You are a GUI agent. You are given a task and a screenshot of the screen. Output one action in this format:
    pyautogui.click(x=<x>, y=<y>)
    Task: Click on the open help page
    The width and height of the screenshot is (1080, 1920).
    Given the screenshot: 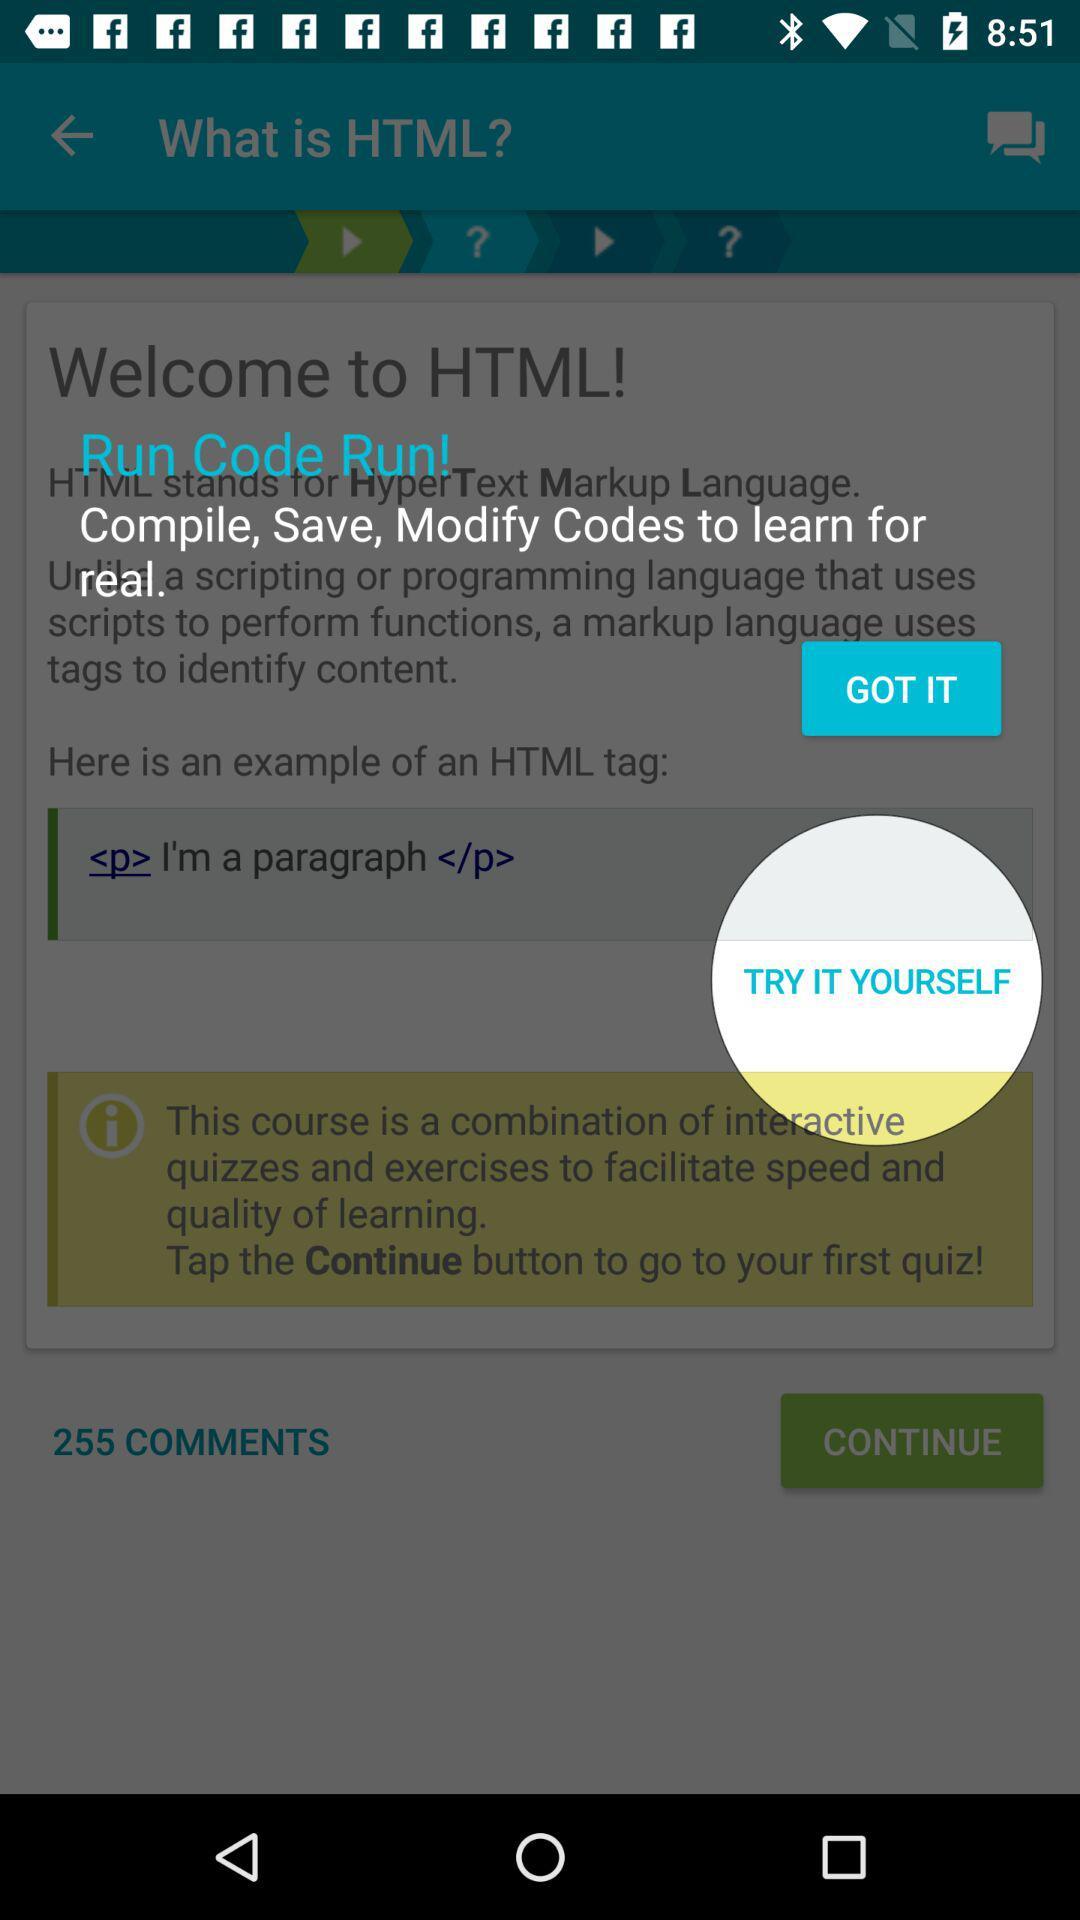 What is the action you would take?
    pyautogui.click(x=729, y=240)
    